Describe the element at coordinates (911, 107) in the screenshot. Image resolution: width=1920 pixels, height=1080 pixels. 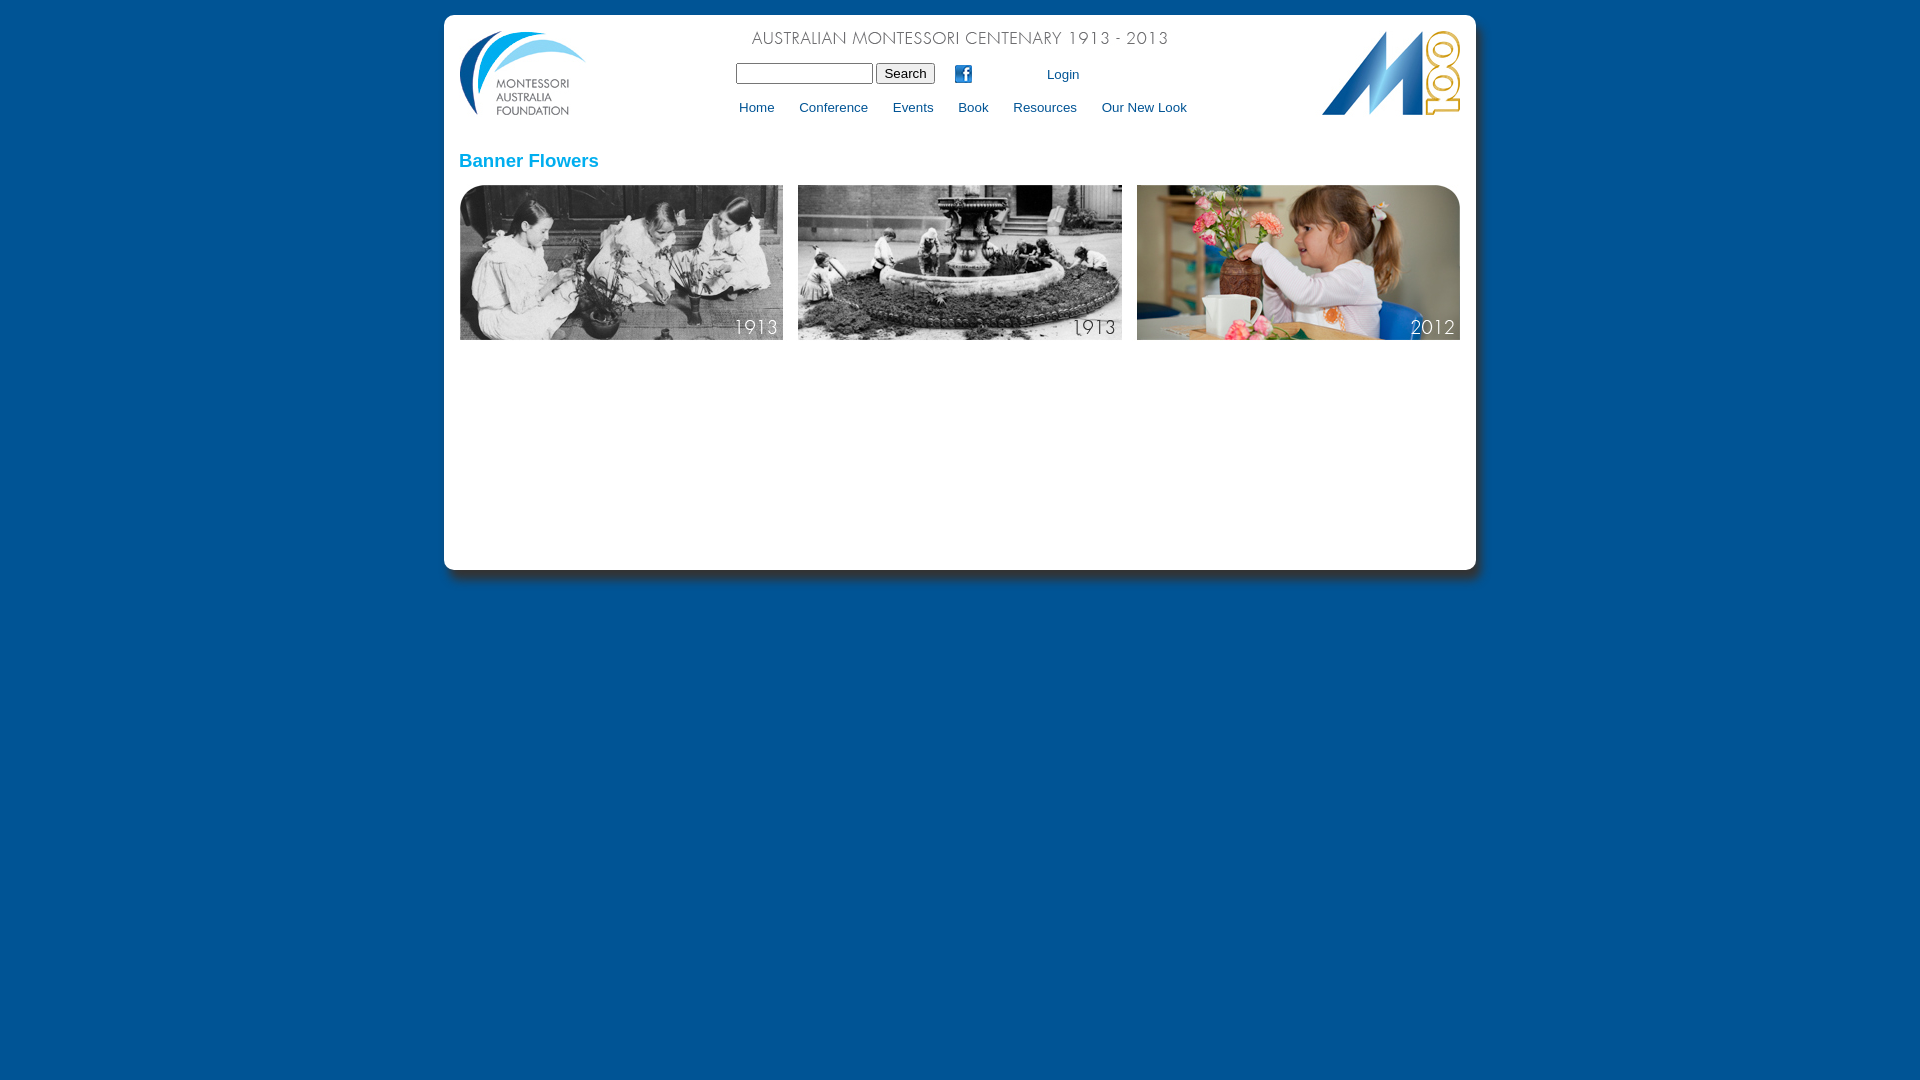
I see `'Events'` at that location.